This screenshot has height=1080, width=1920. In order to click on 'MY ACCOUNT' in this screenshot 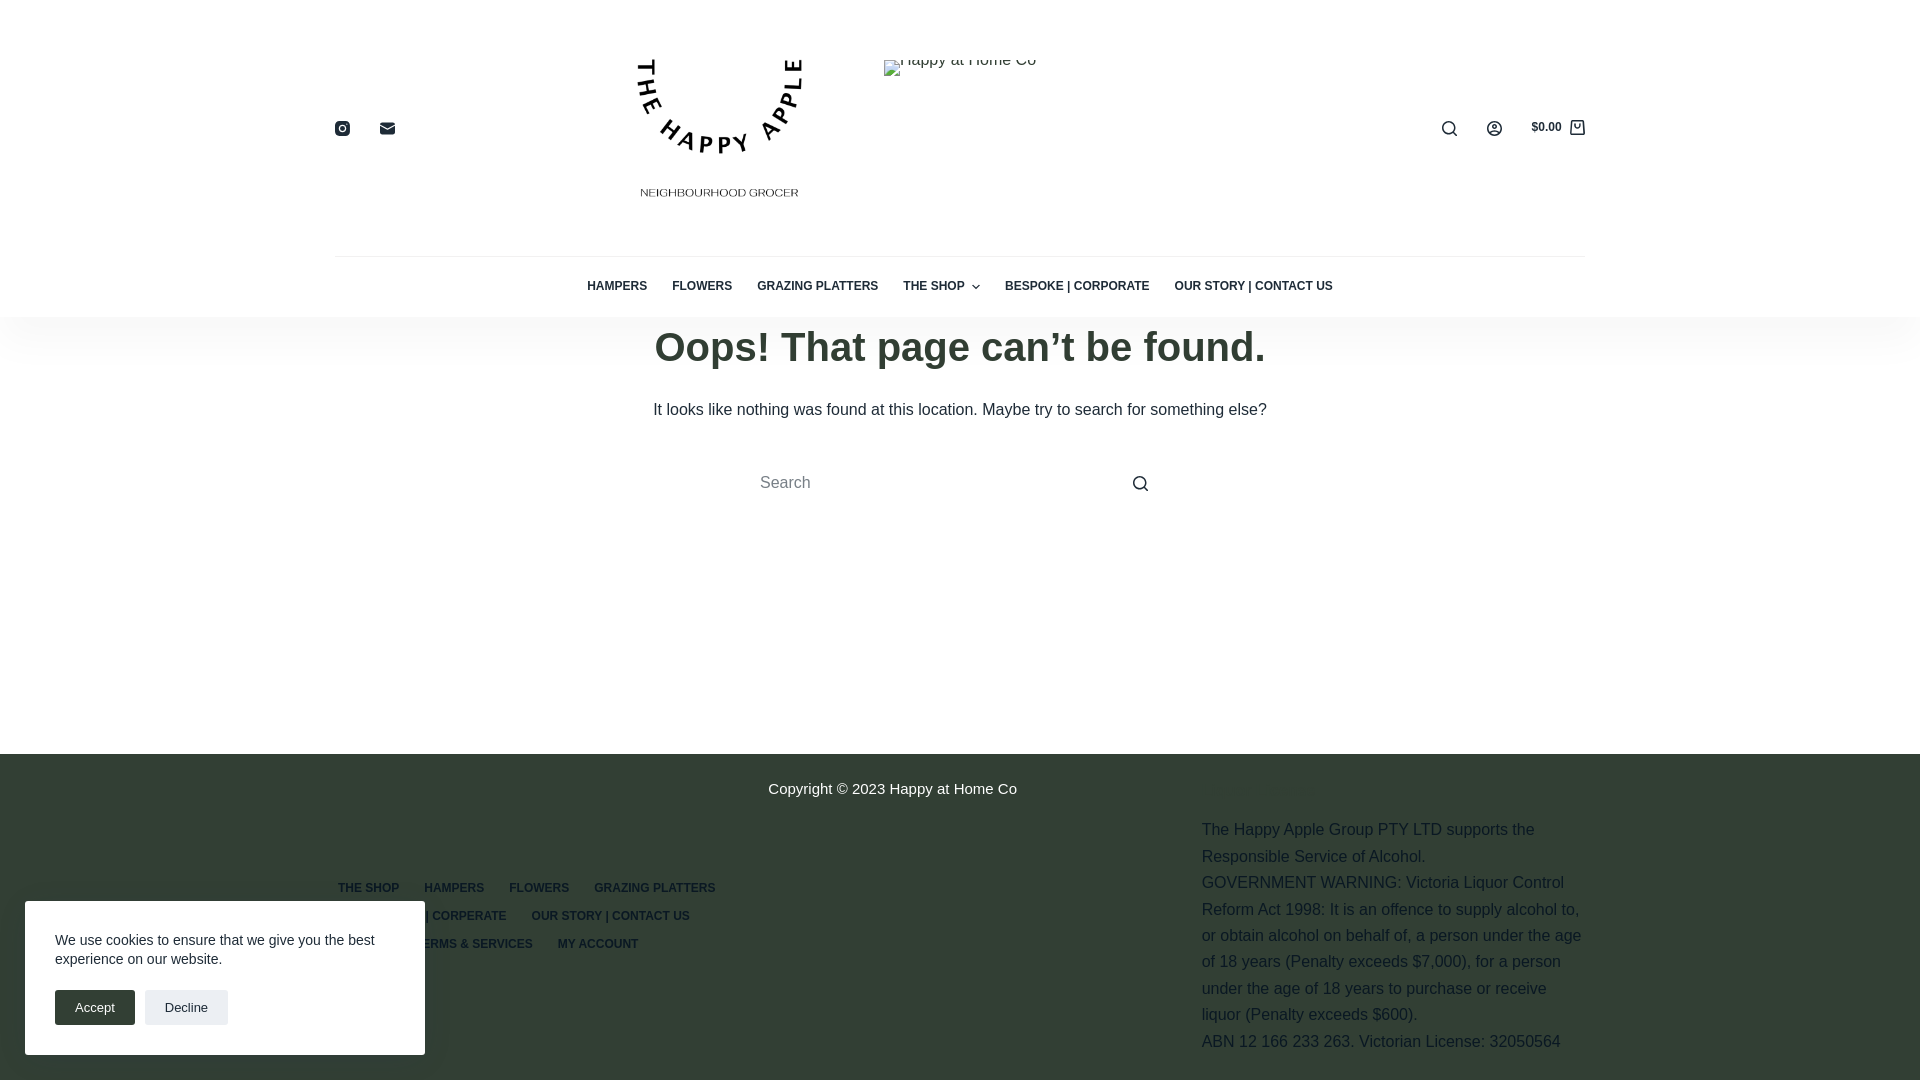, I will do `click(597, 945)`.